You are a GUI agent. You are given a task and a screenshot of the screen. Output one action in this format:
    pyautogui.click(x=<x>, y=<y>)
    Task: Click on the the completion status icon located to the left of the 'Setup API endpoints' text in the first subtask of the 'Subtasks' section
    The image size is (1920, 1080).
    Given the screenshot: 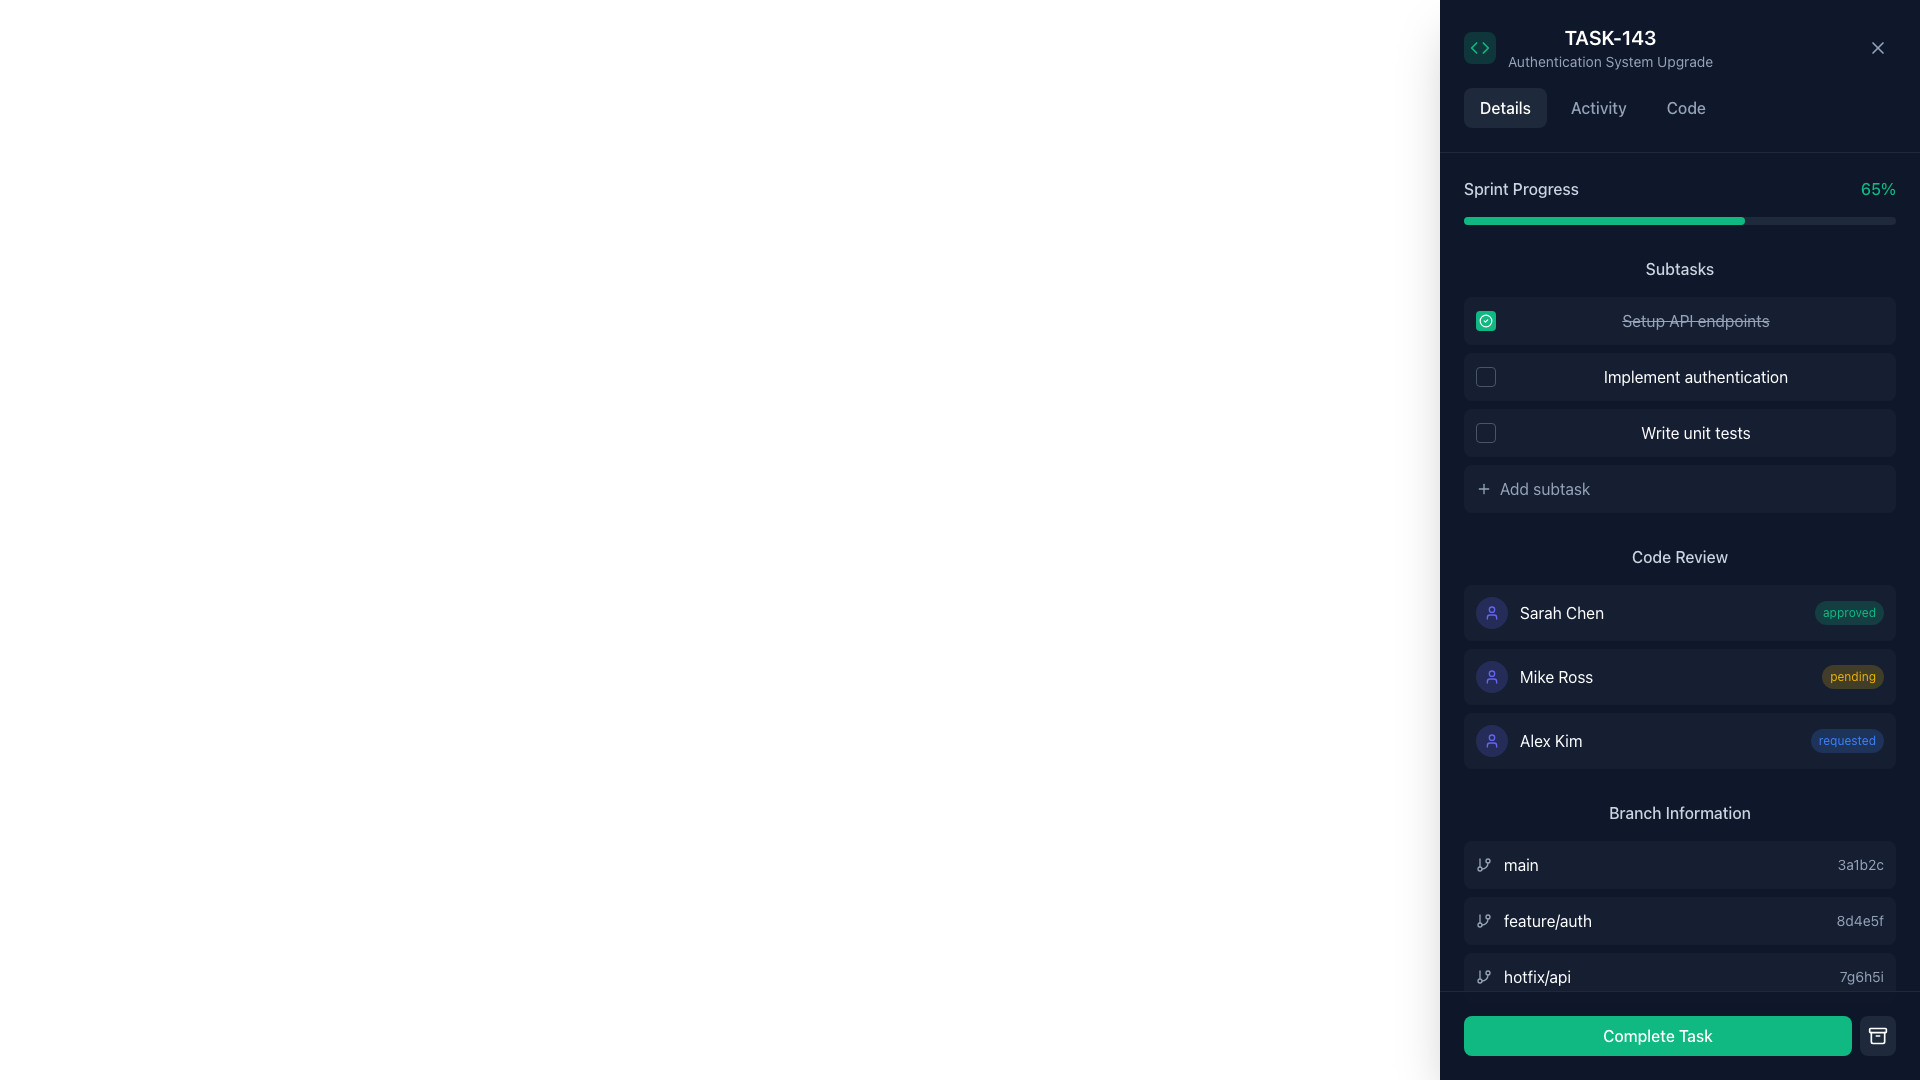 What is the action you would take?
    pyautogui.click(x=1486, y=319)
    